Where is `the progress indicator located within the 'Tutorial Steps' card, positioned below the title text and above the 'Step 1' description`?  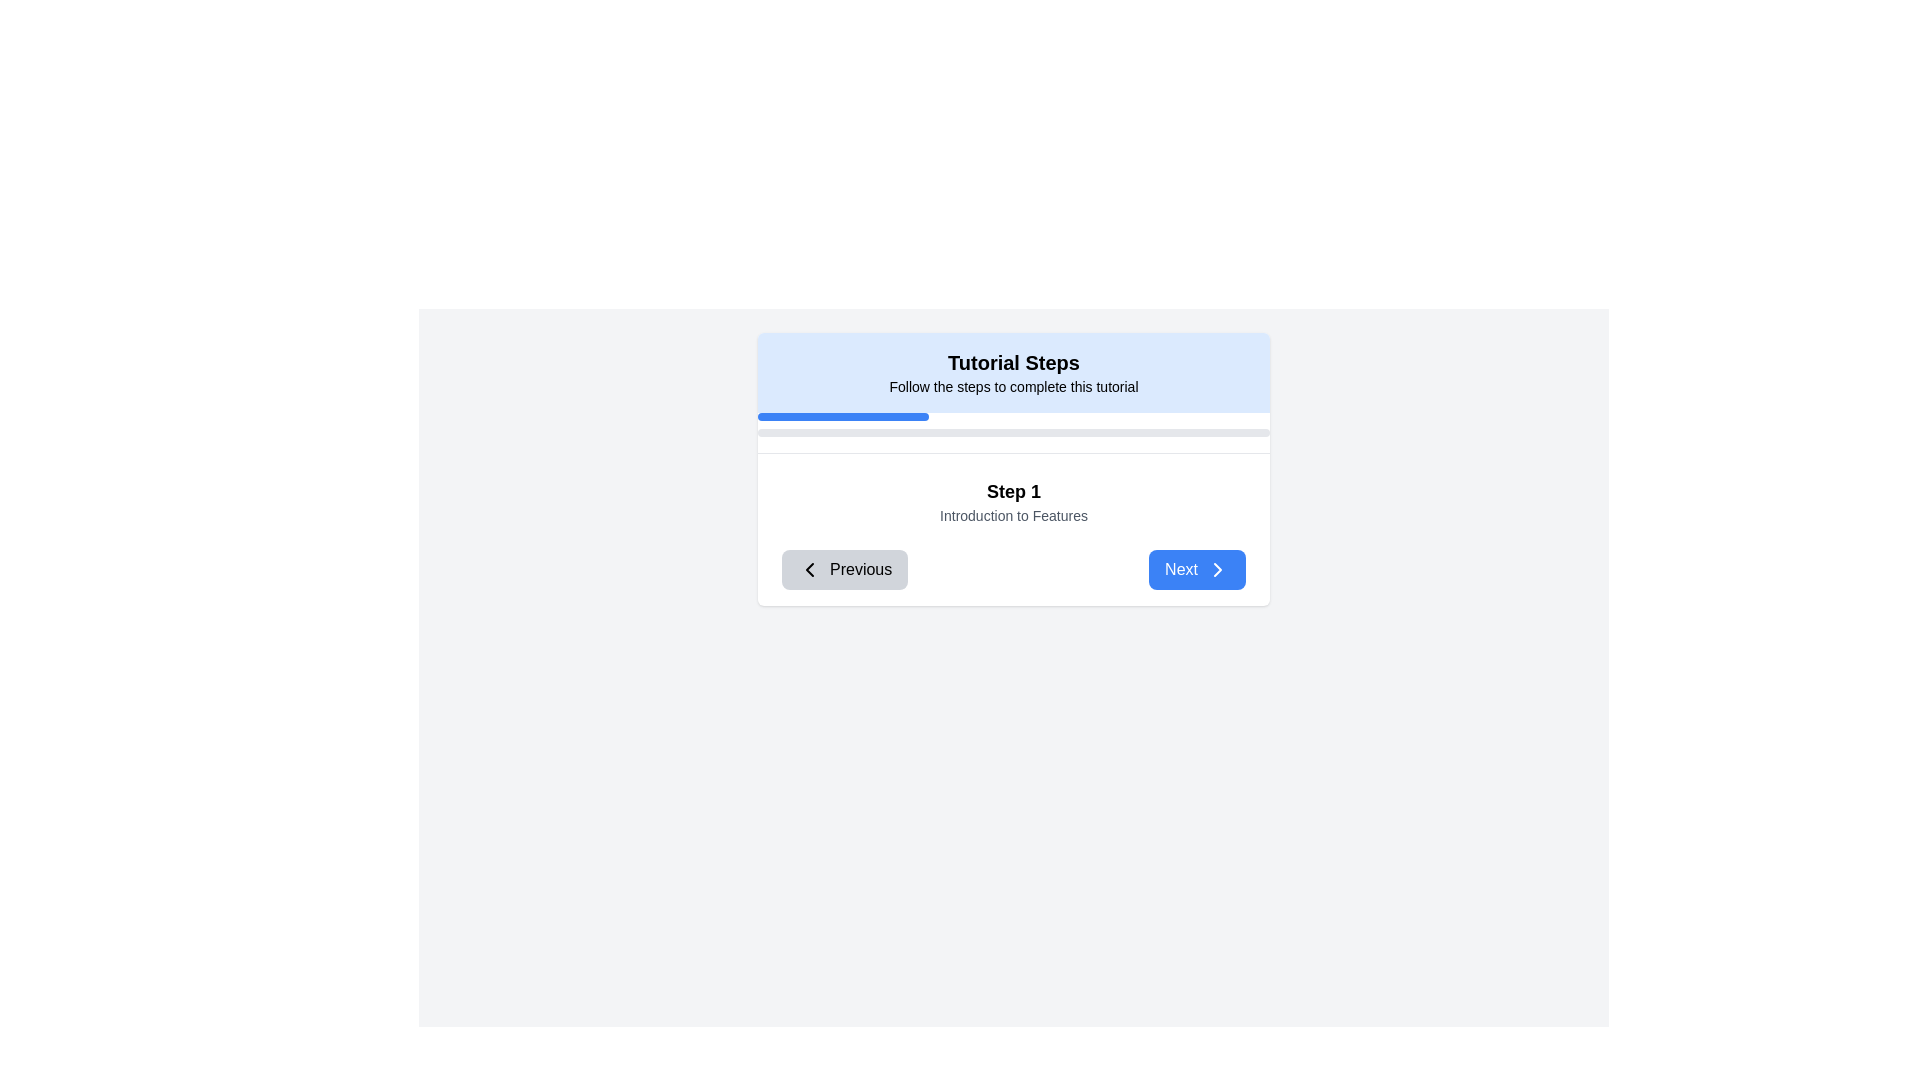 the progress indicator located within the 'Tutorial Steps' card, positioned below the title text and above the 'Step 1' description is located at coordinates (1013, 431).